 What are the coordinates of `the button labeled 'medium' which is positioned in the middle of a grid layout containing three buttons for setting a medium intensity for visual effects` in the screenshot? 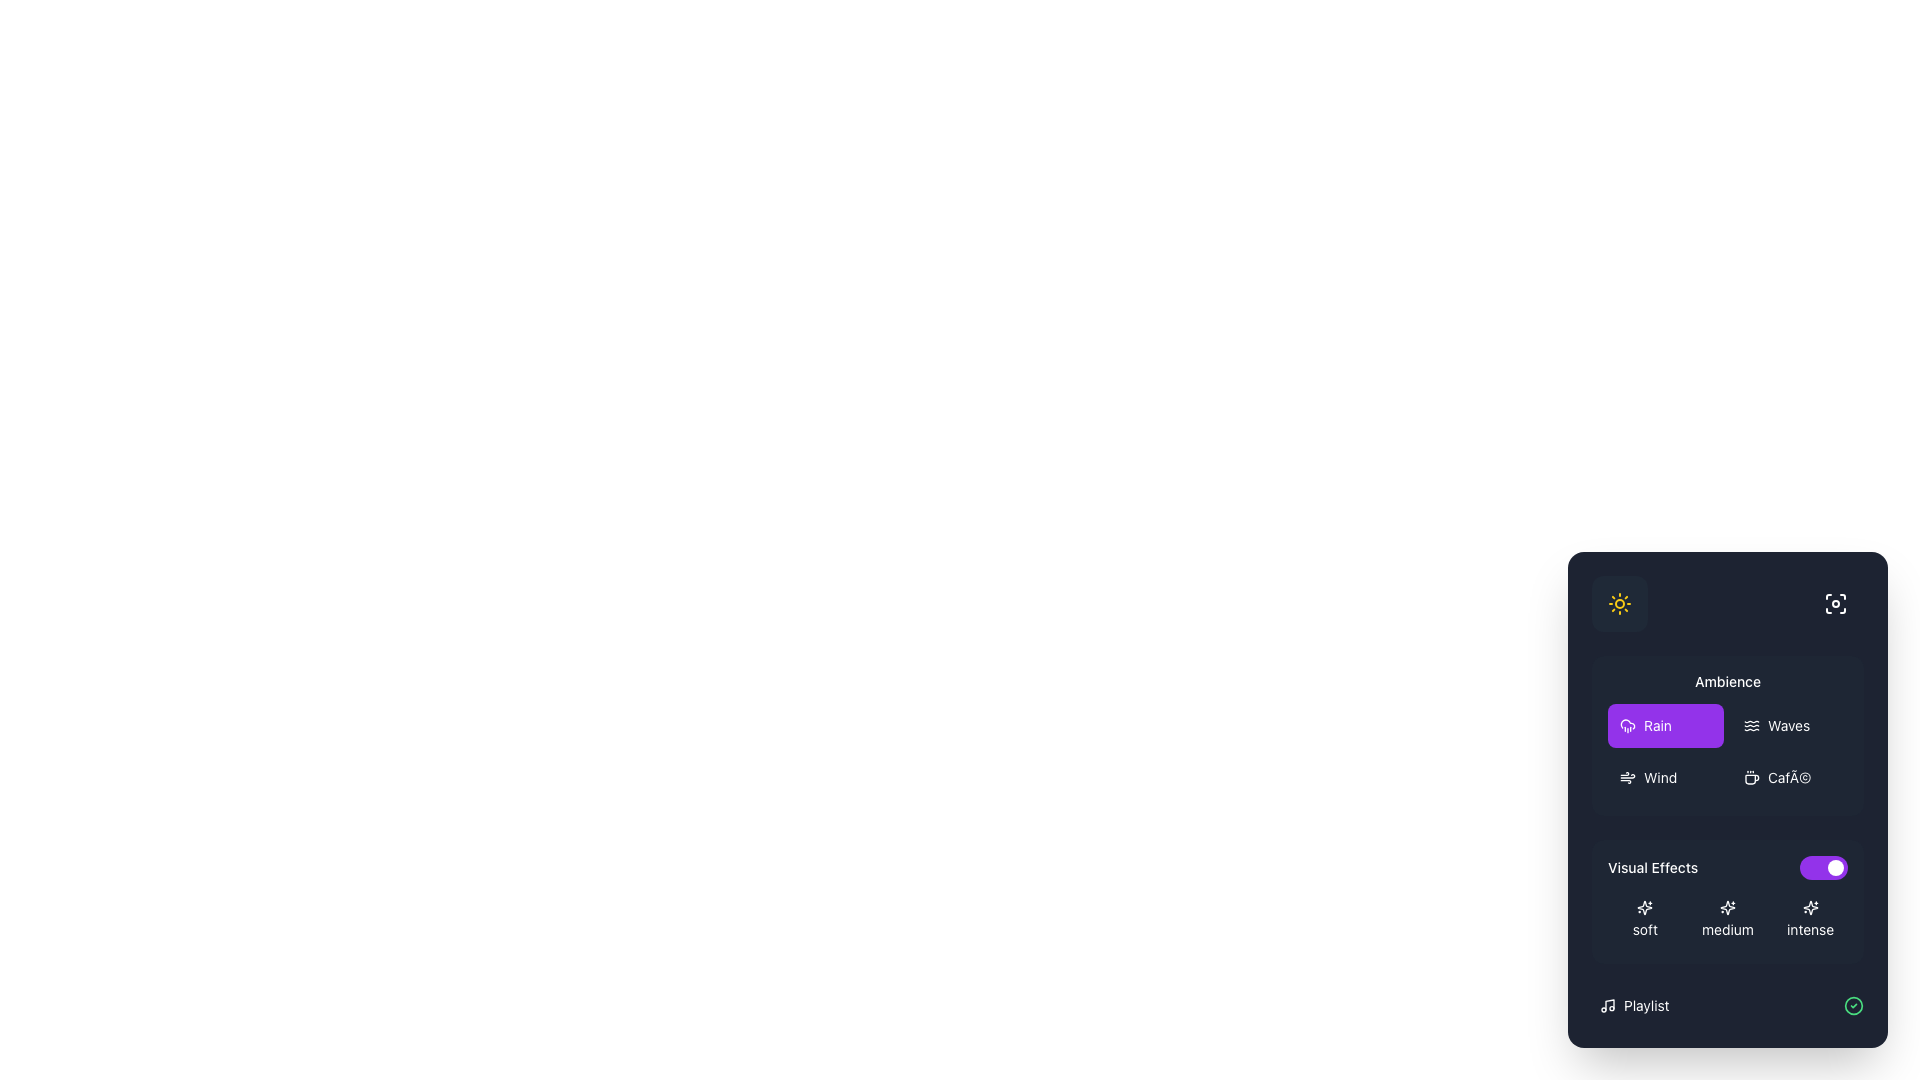 It's located at (1727, 920).